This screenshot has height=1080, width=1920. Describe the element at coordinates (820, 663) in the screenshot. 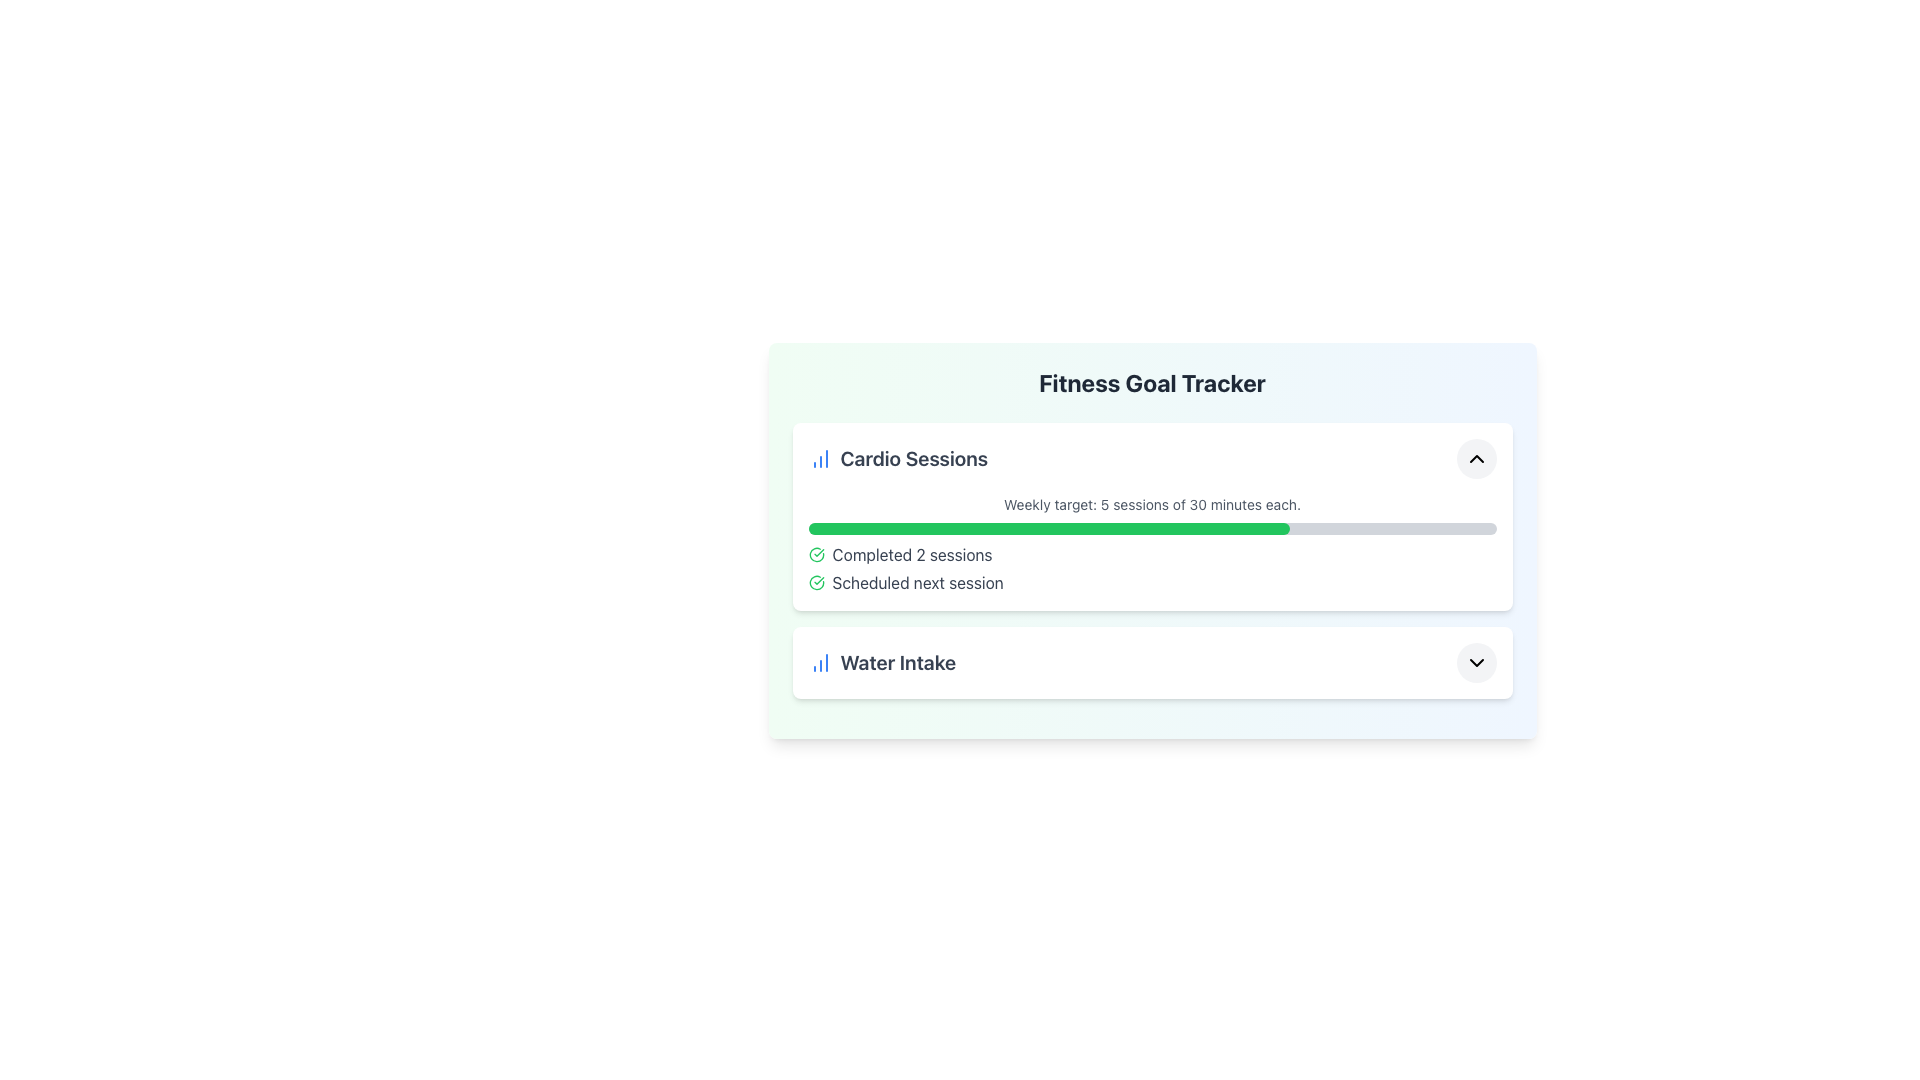

I see `the blue column chart icon that is part of the 'Water Intake' section in the Fitness Goal Tracker` at that location.